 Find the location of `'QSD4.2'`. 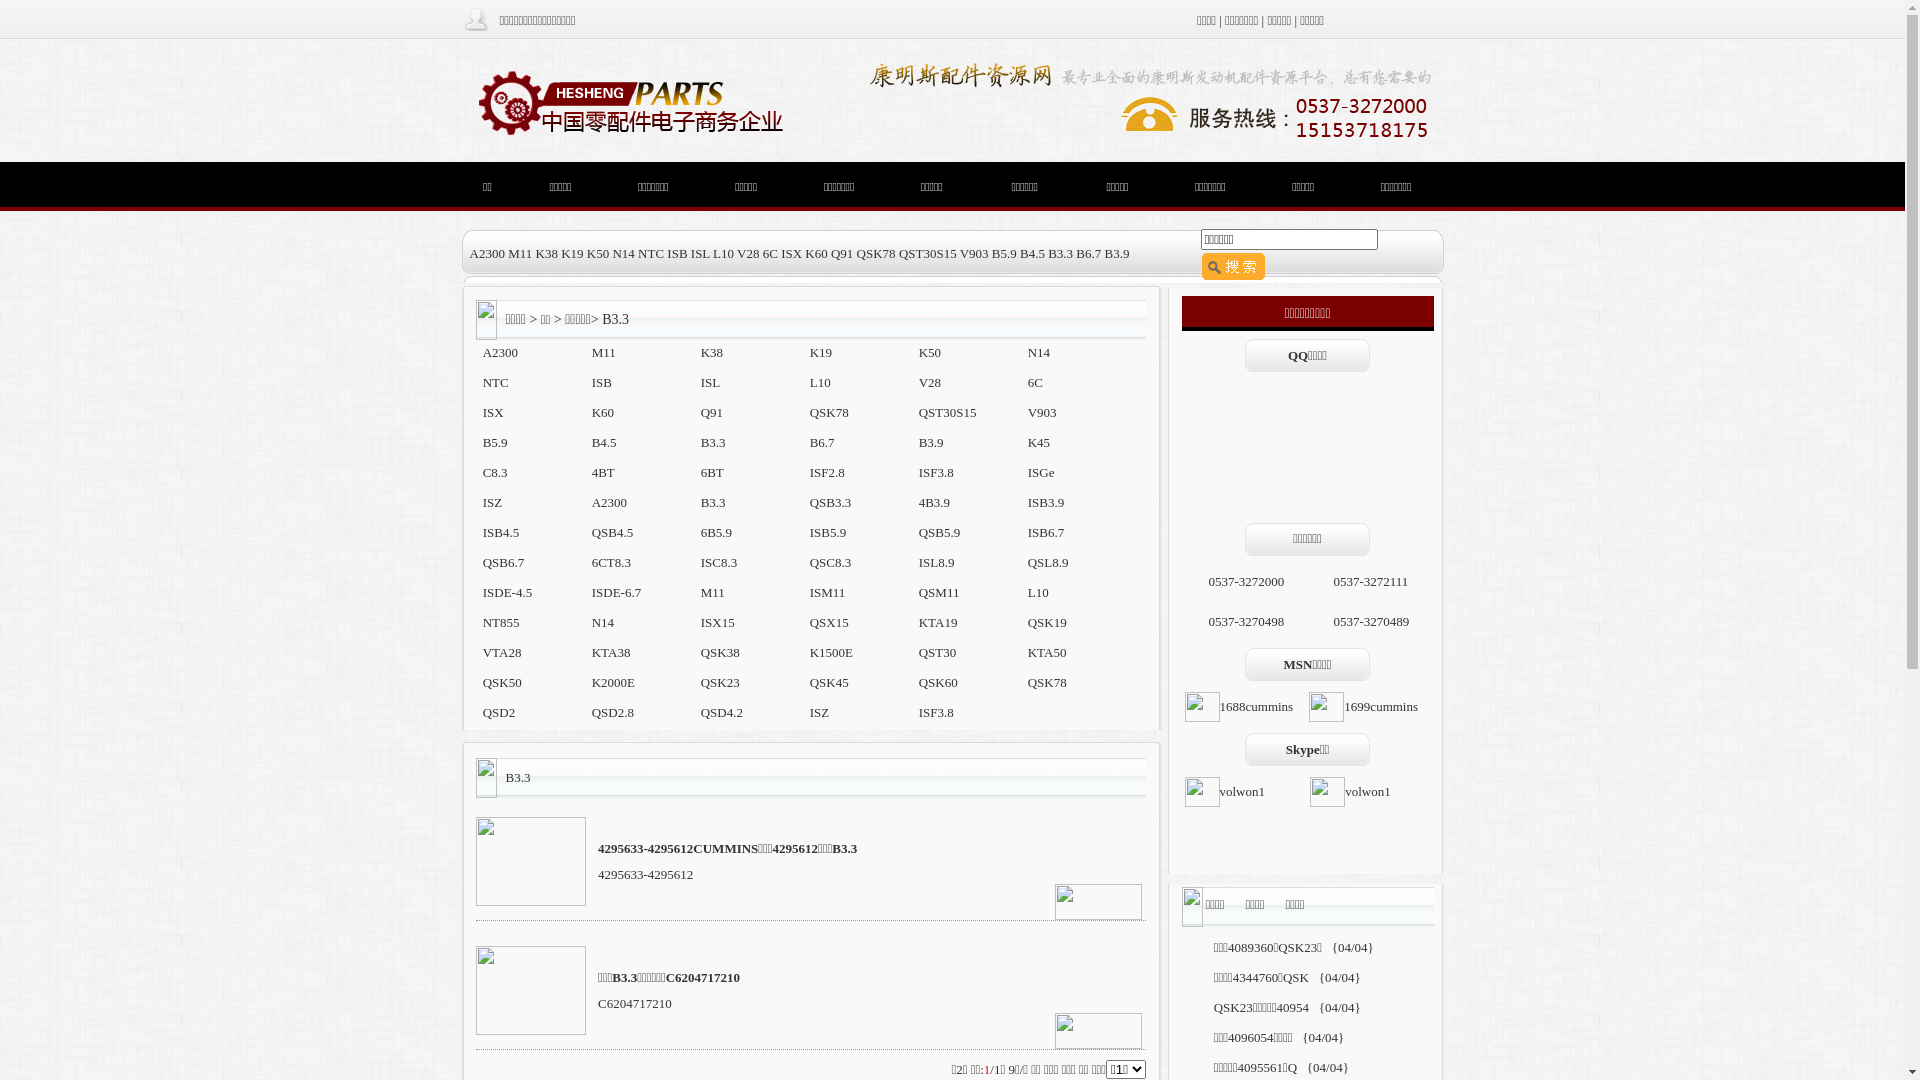

'QSD4.2' is located at coordinates (720, 711).